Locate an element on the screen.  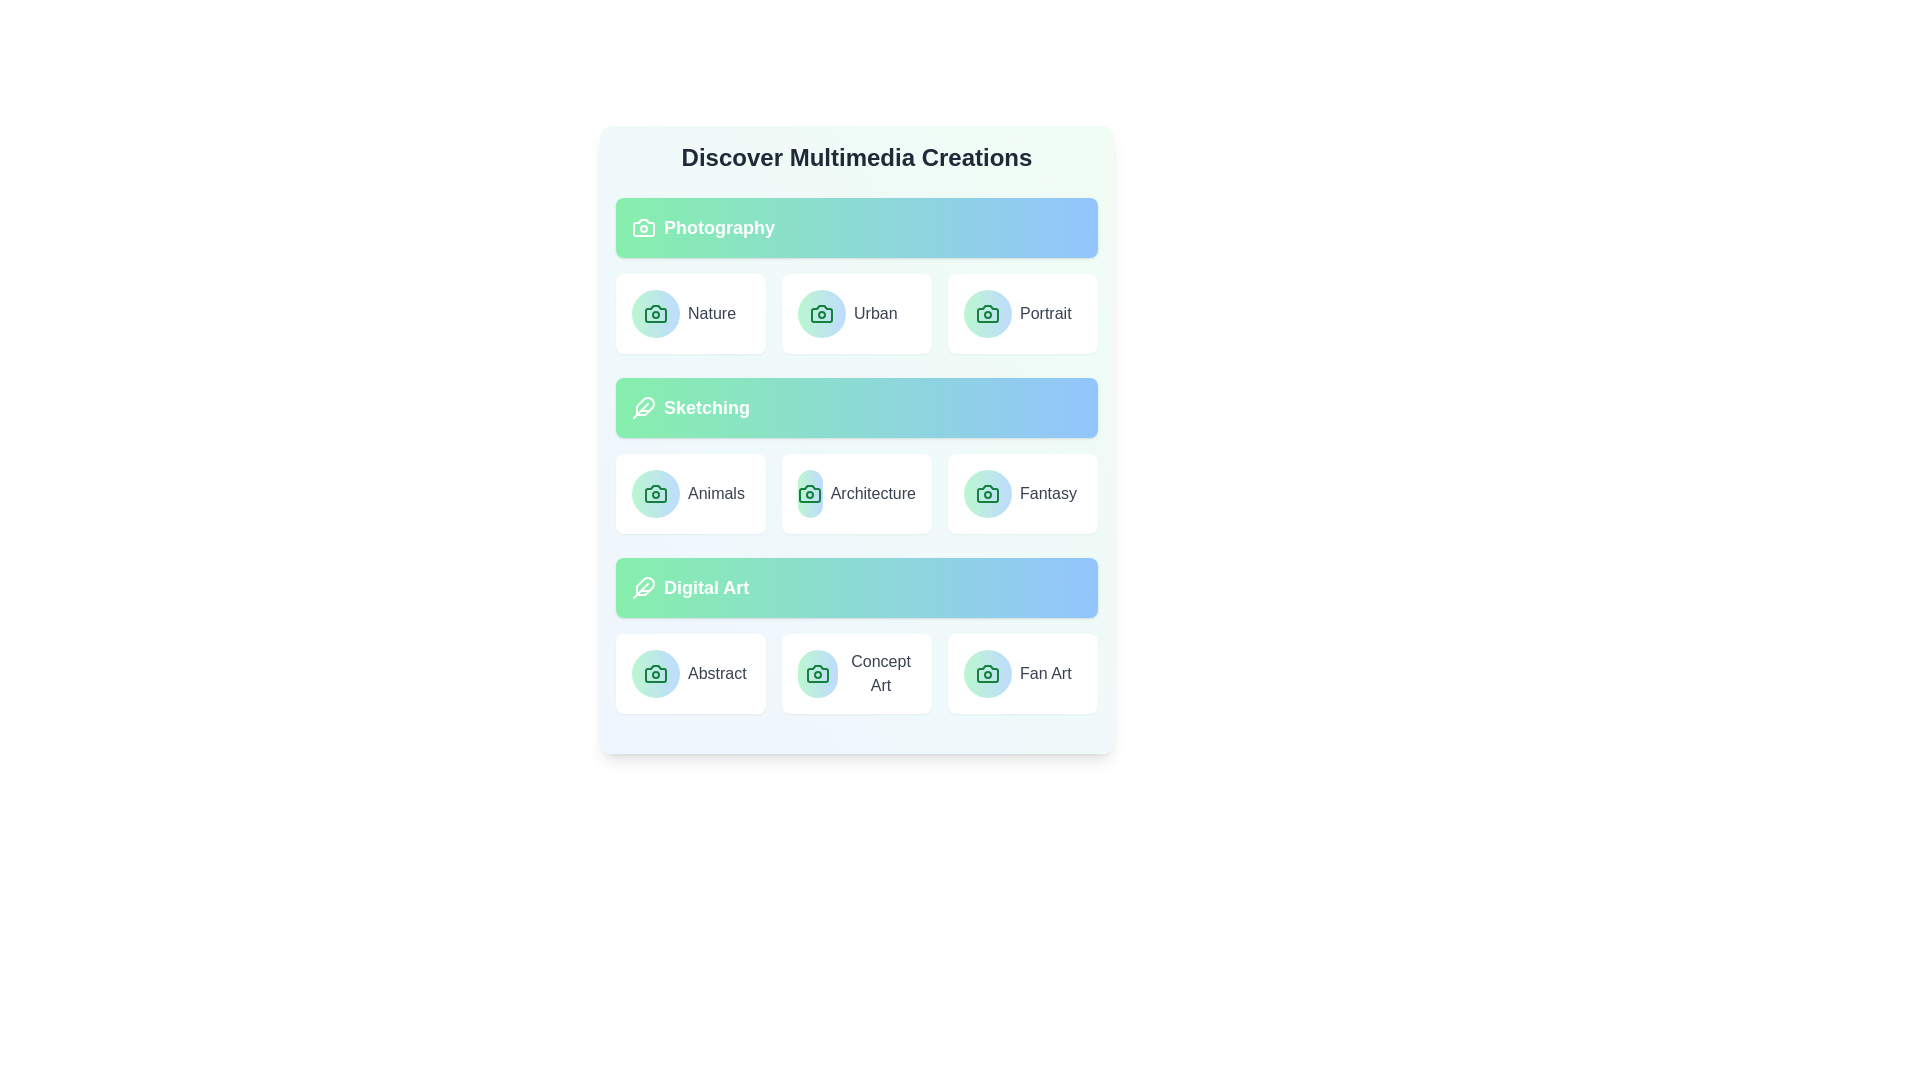
the item labeled Fan Art is located at coordinates (1022, 674).